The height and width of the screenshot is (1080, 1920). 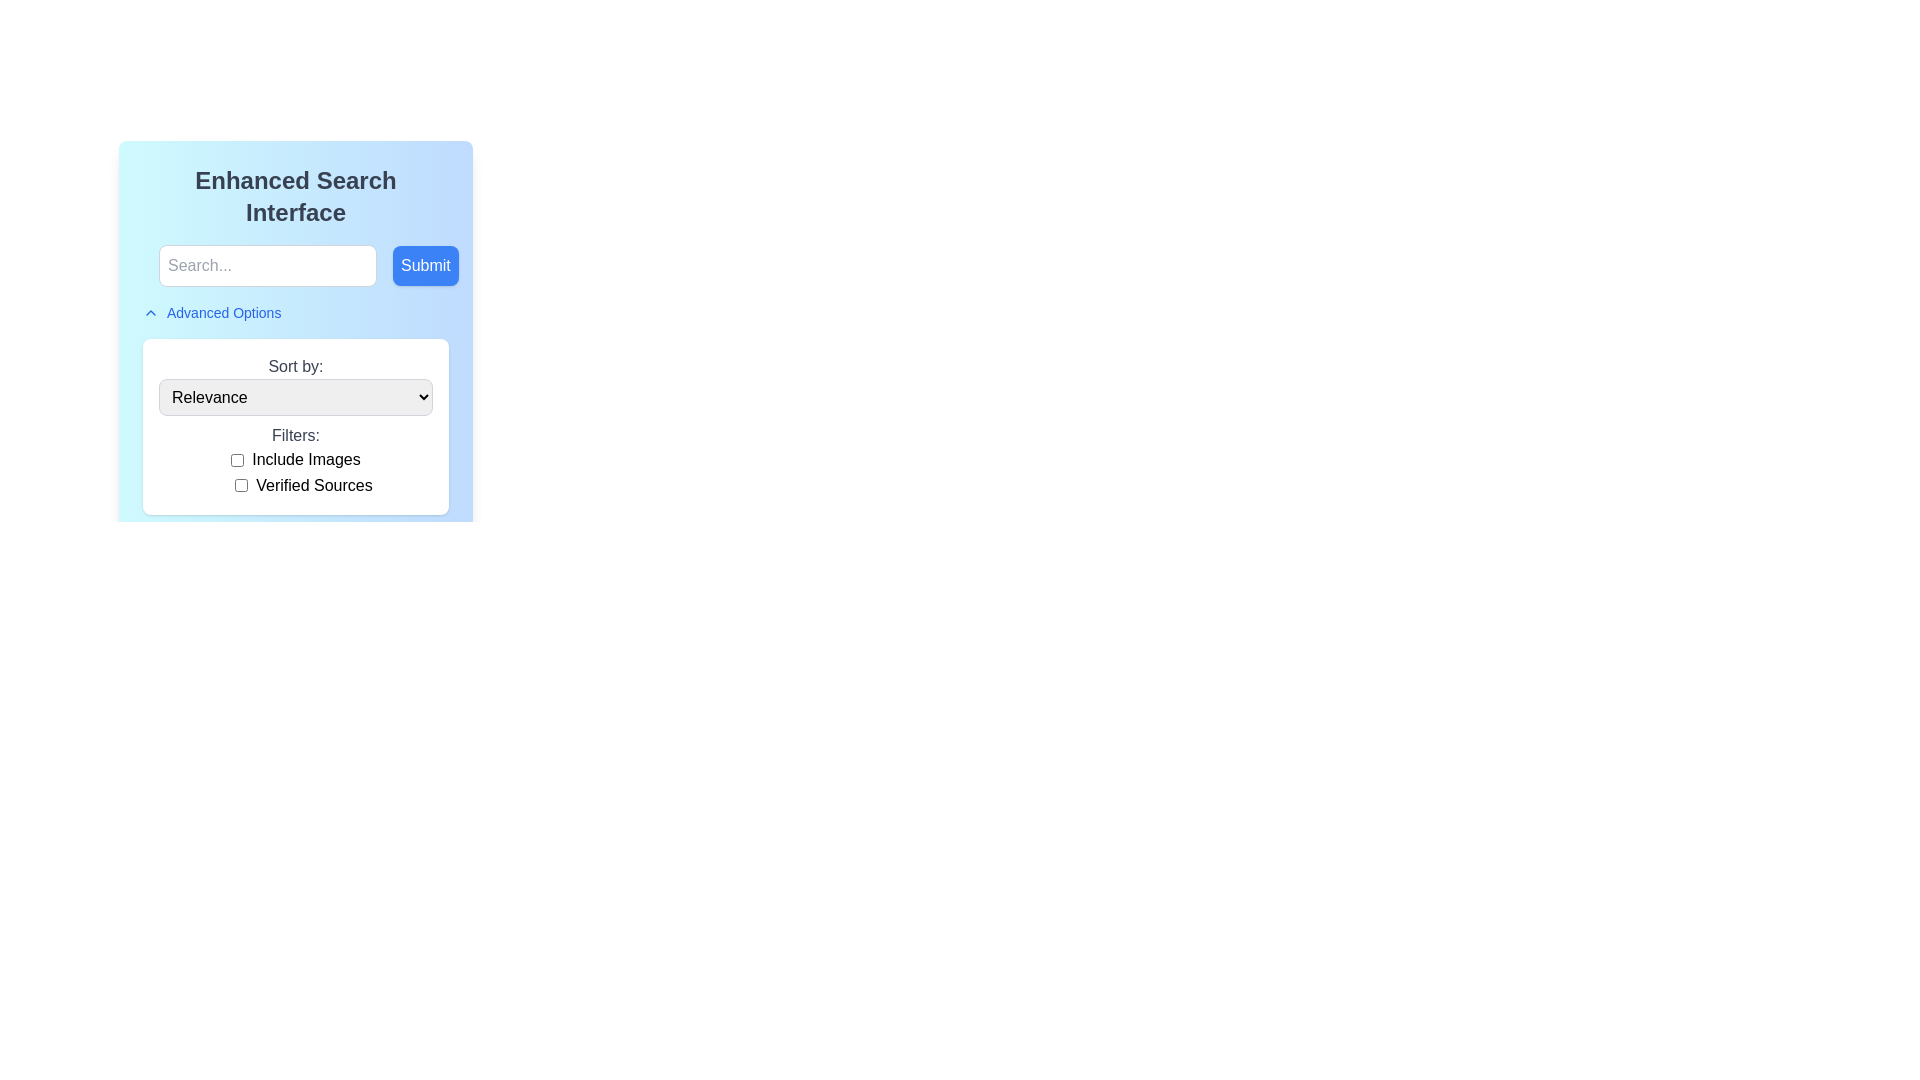 I want to click on the 'Sort by:' label, which is part of the sorting interface and is positioned above the 'RelevanceDate' dropdown menu, so click(x=295, y=366).